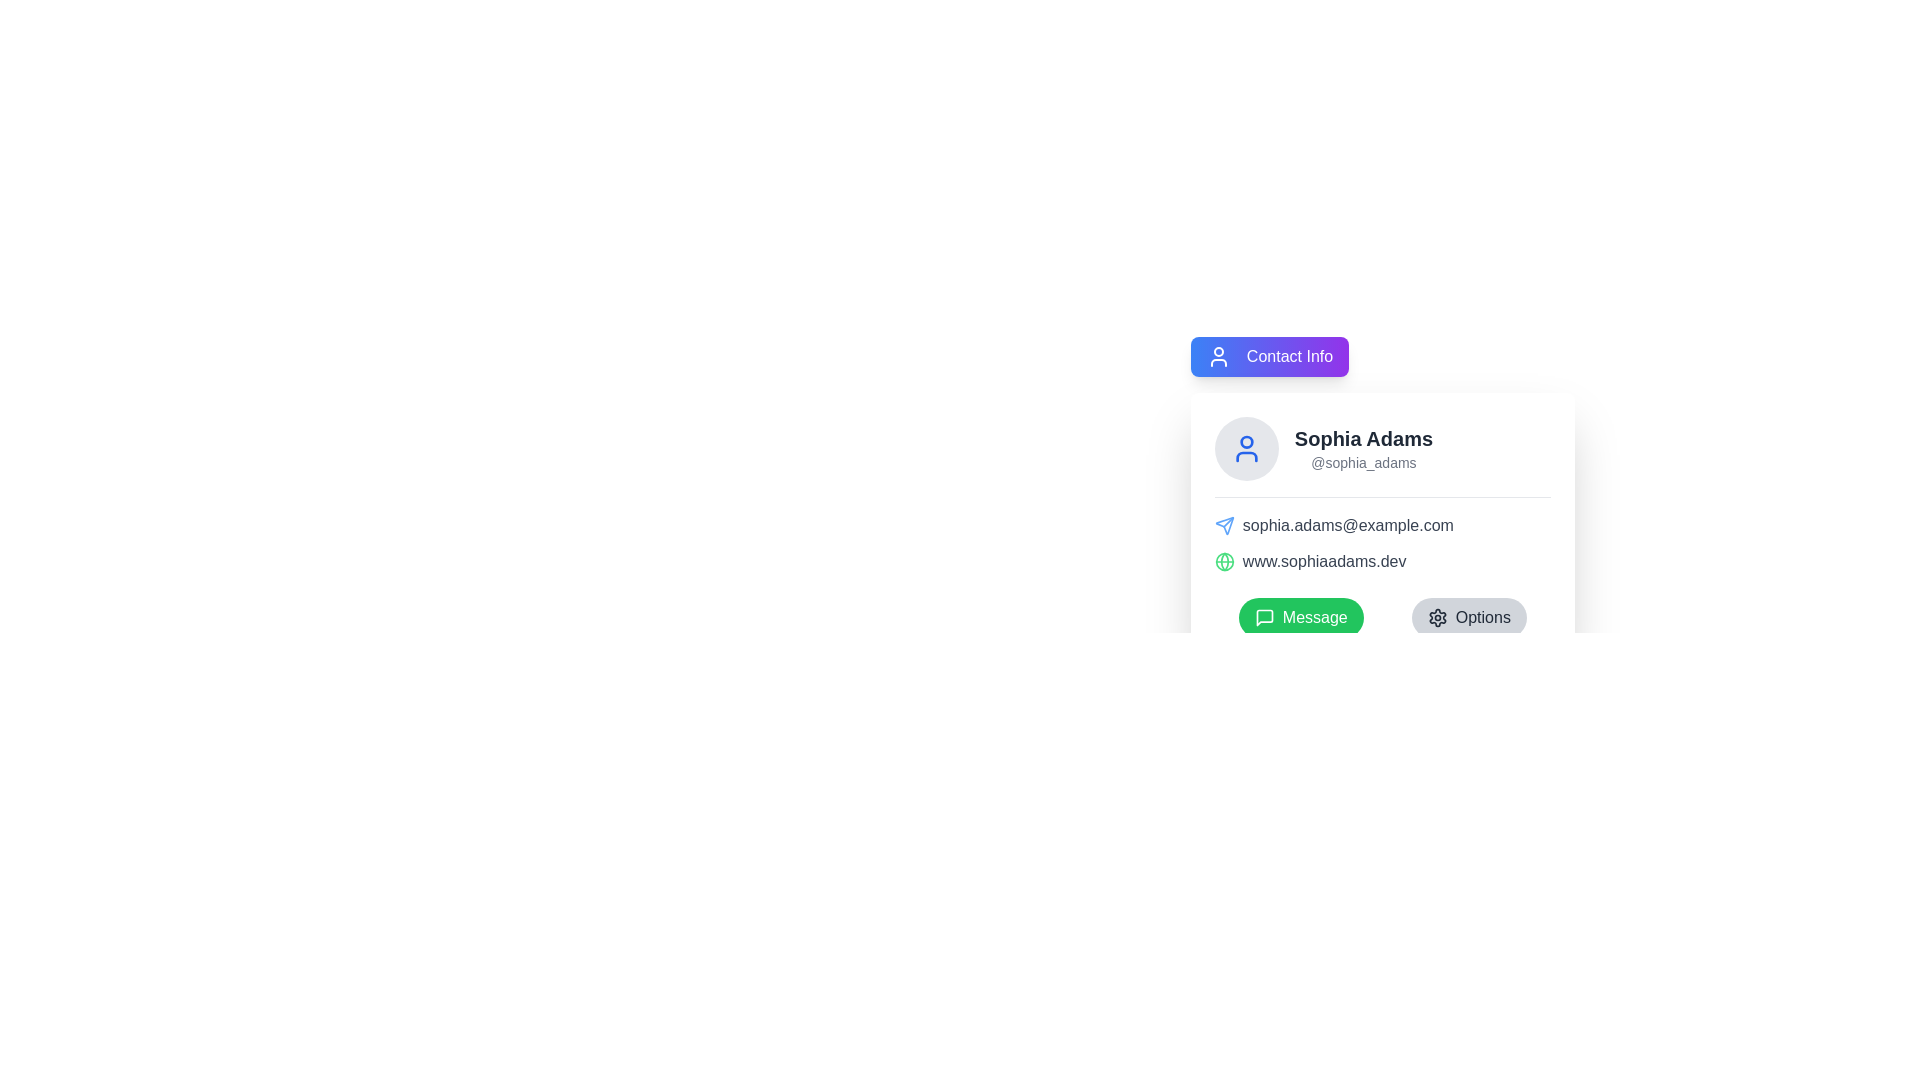 The height and width of the screenshot is (1080, 1920). Describe the element at coordinates (1436, 616) in the screenshot. I see `the icon located within the 'Options' button, adjacent` at that location.